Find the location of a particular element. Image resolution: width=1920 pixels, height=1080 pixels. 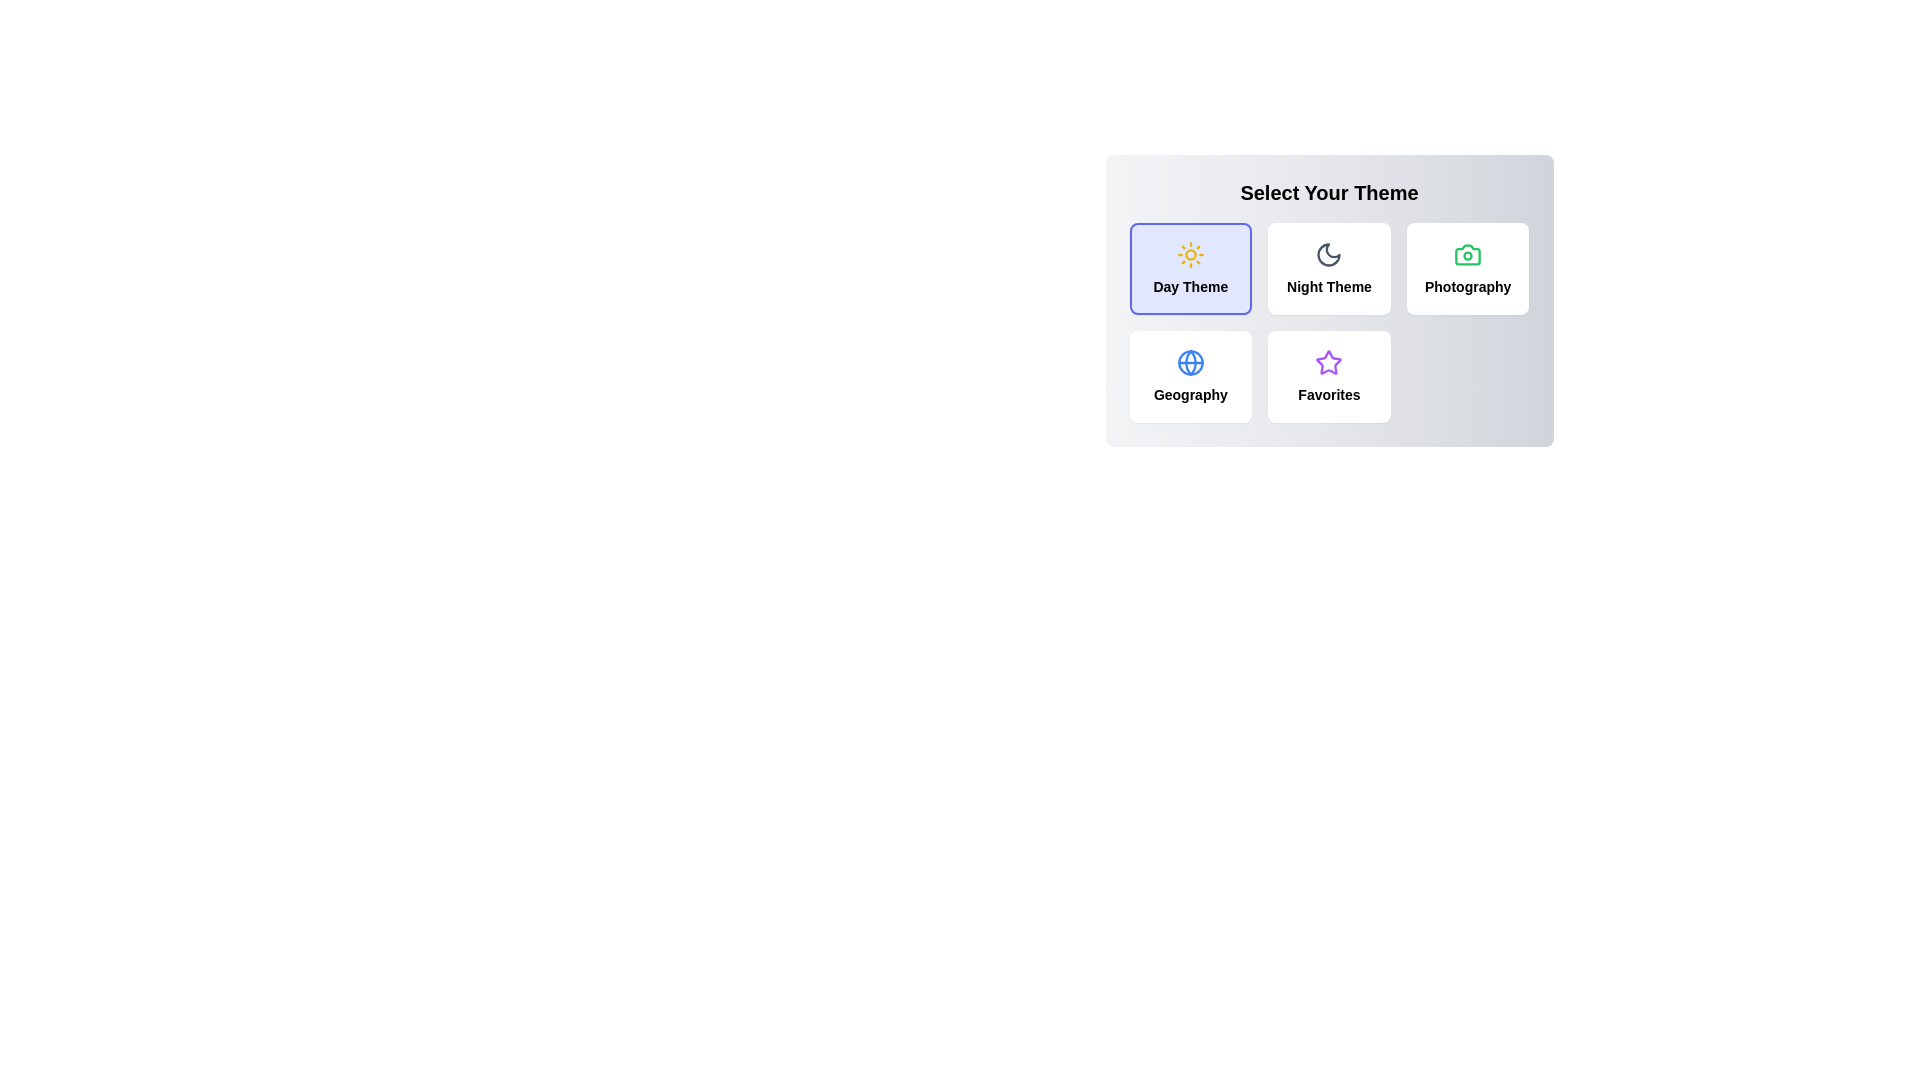

the 'Night Theme' button located in the second position of the first row in the 3x2 grid under the 'Select Your Theme' heading is located at coordinates (1329, 300).